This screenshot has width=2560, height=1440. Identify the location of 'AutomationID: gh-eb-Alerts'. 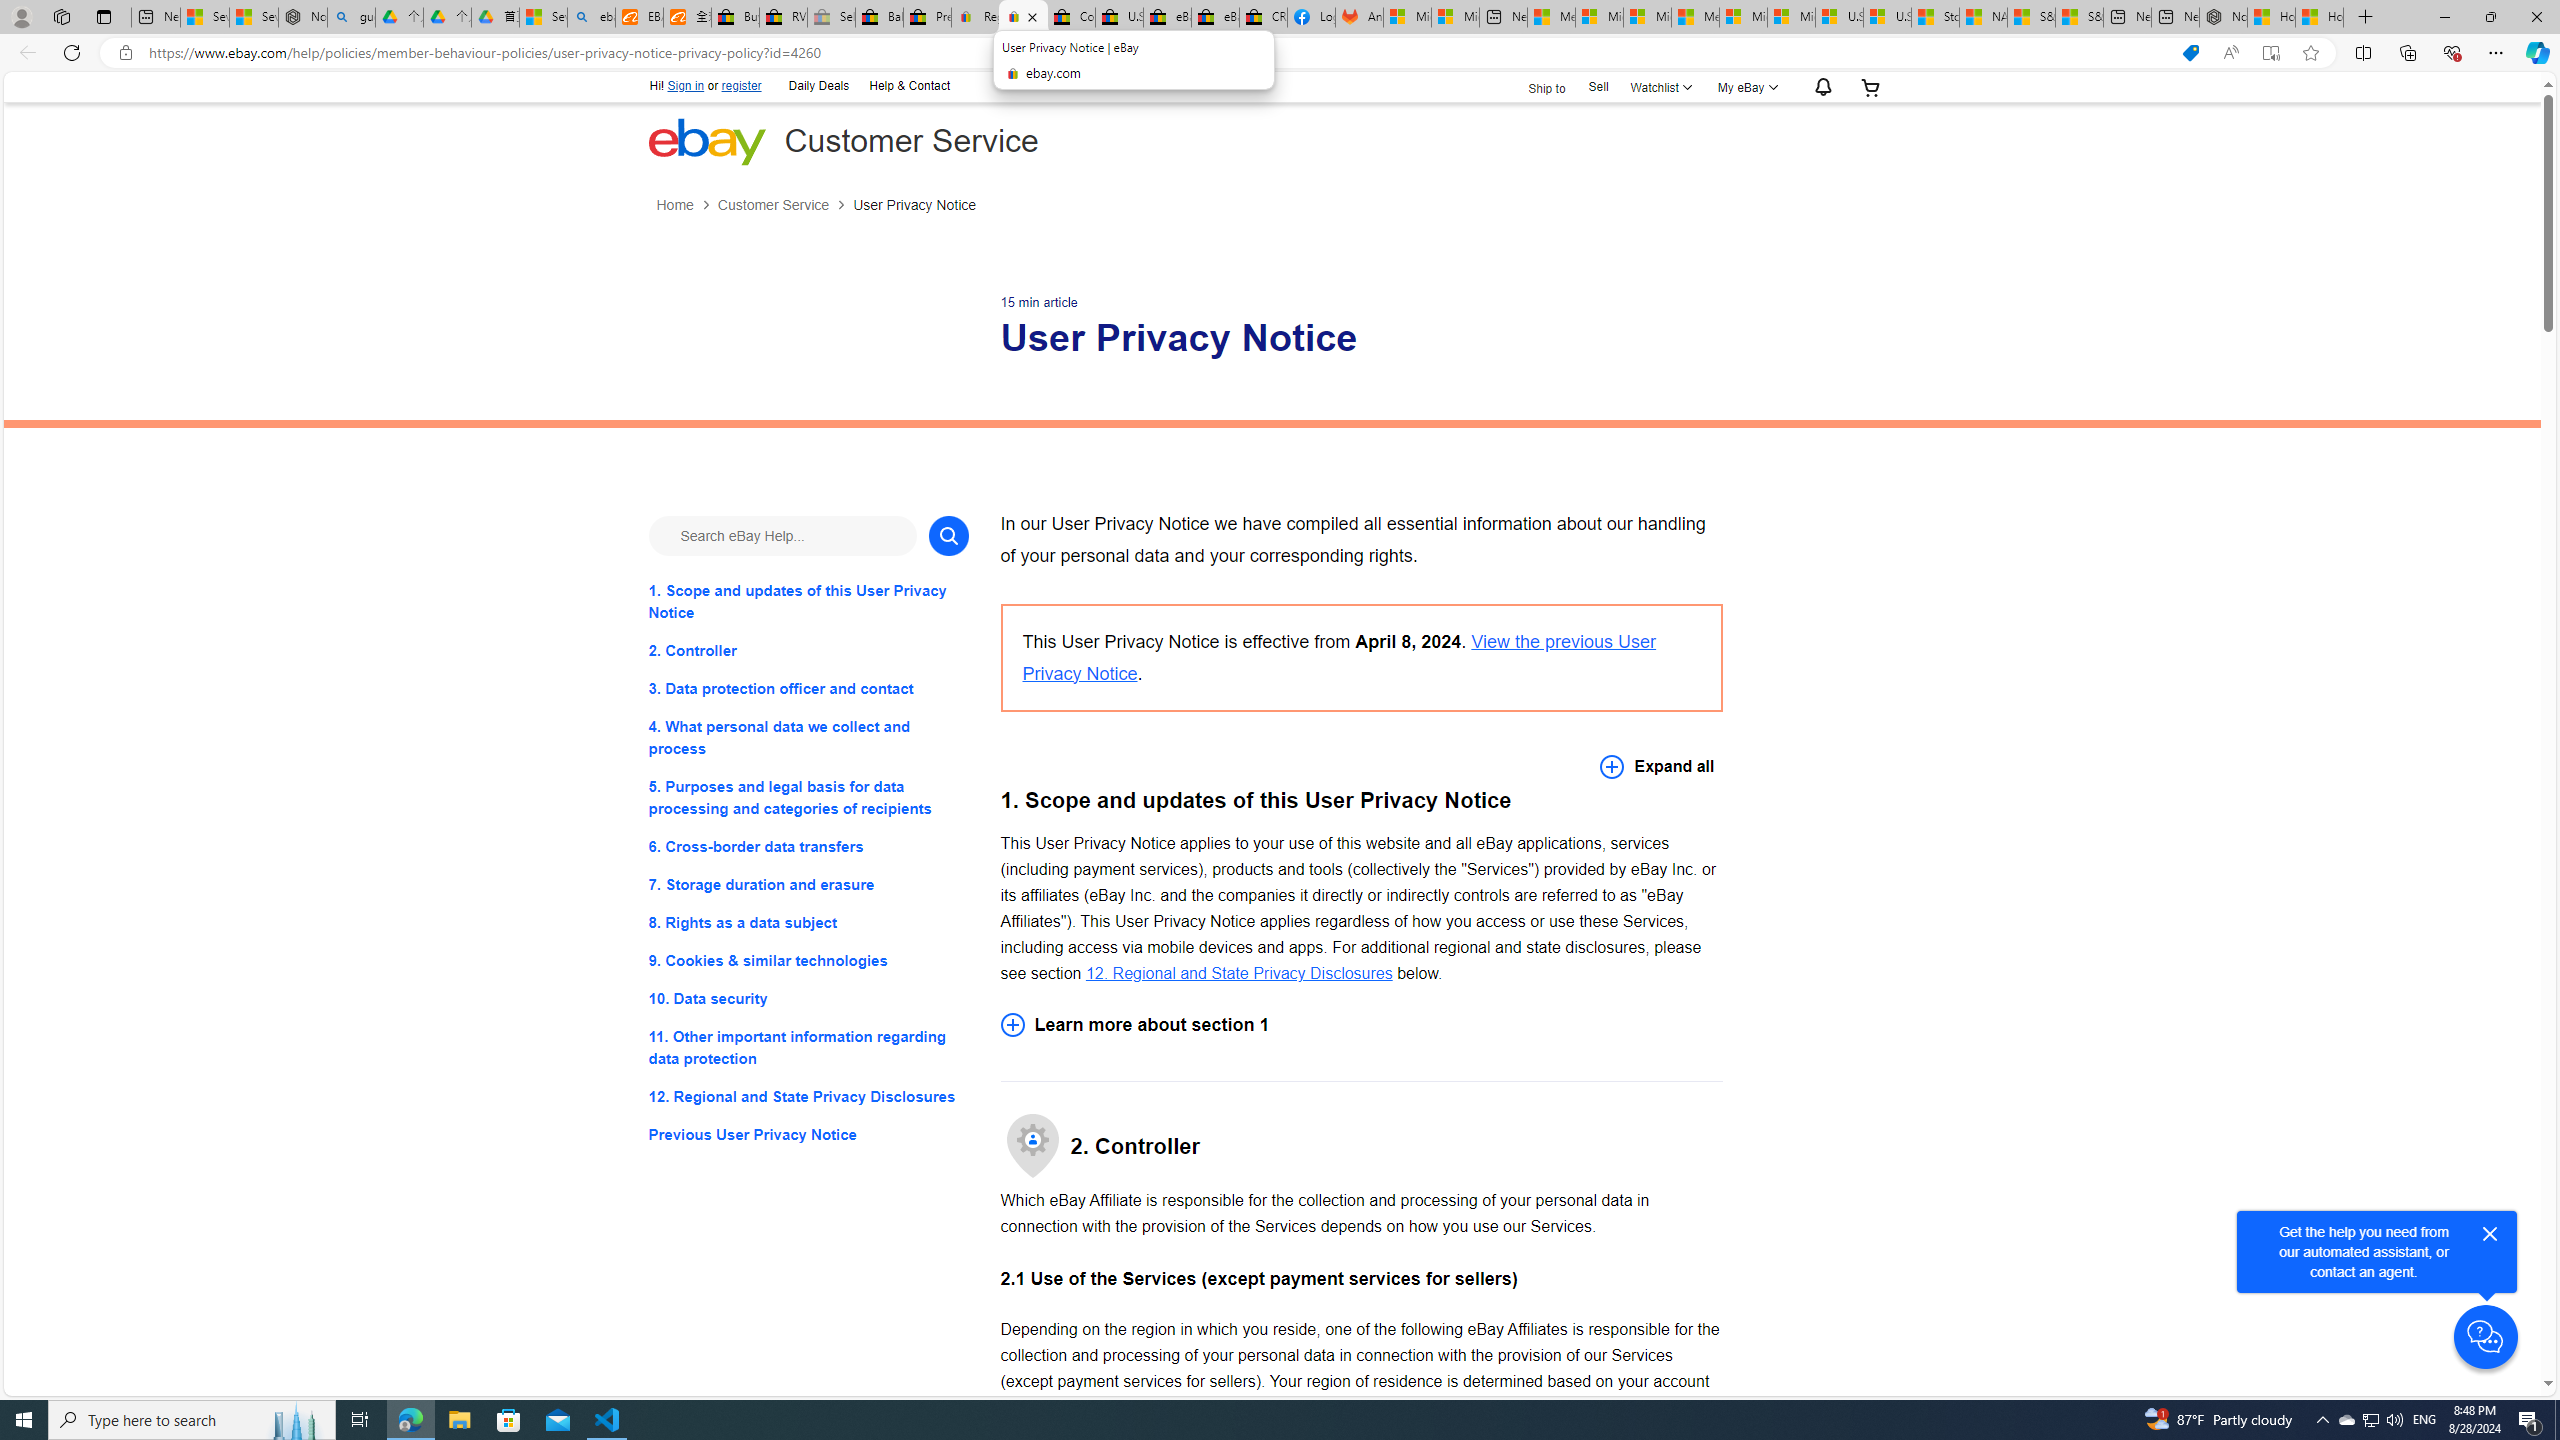
(1819, 87).